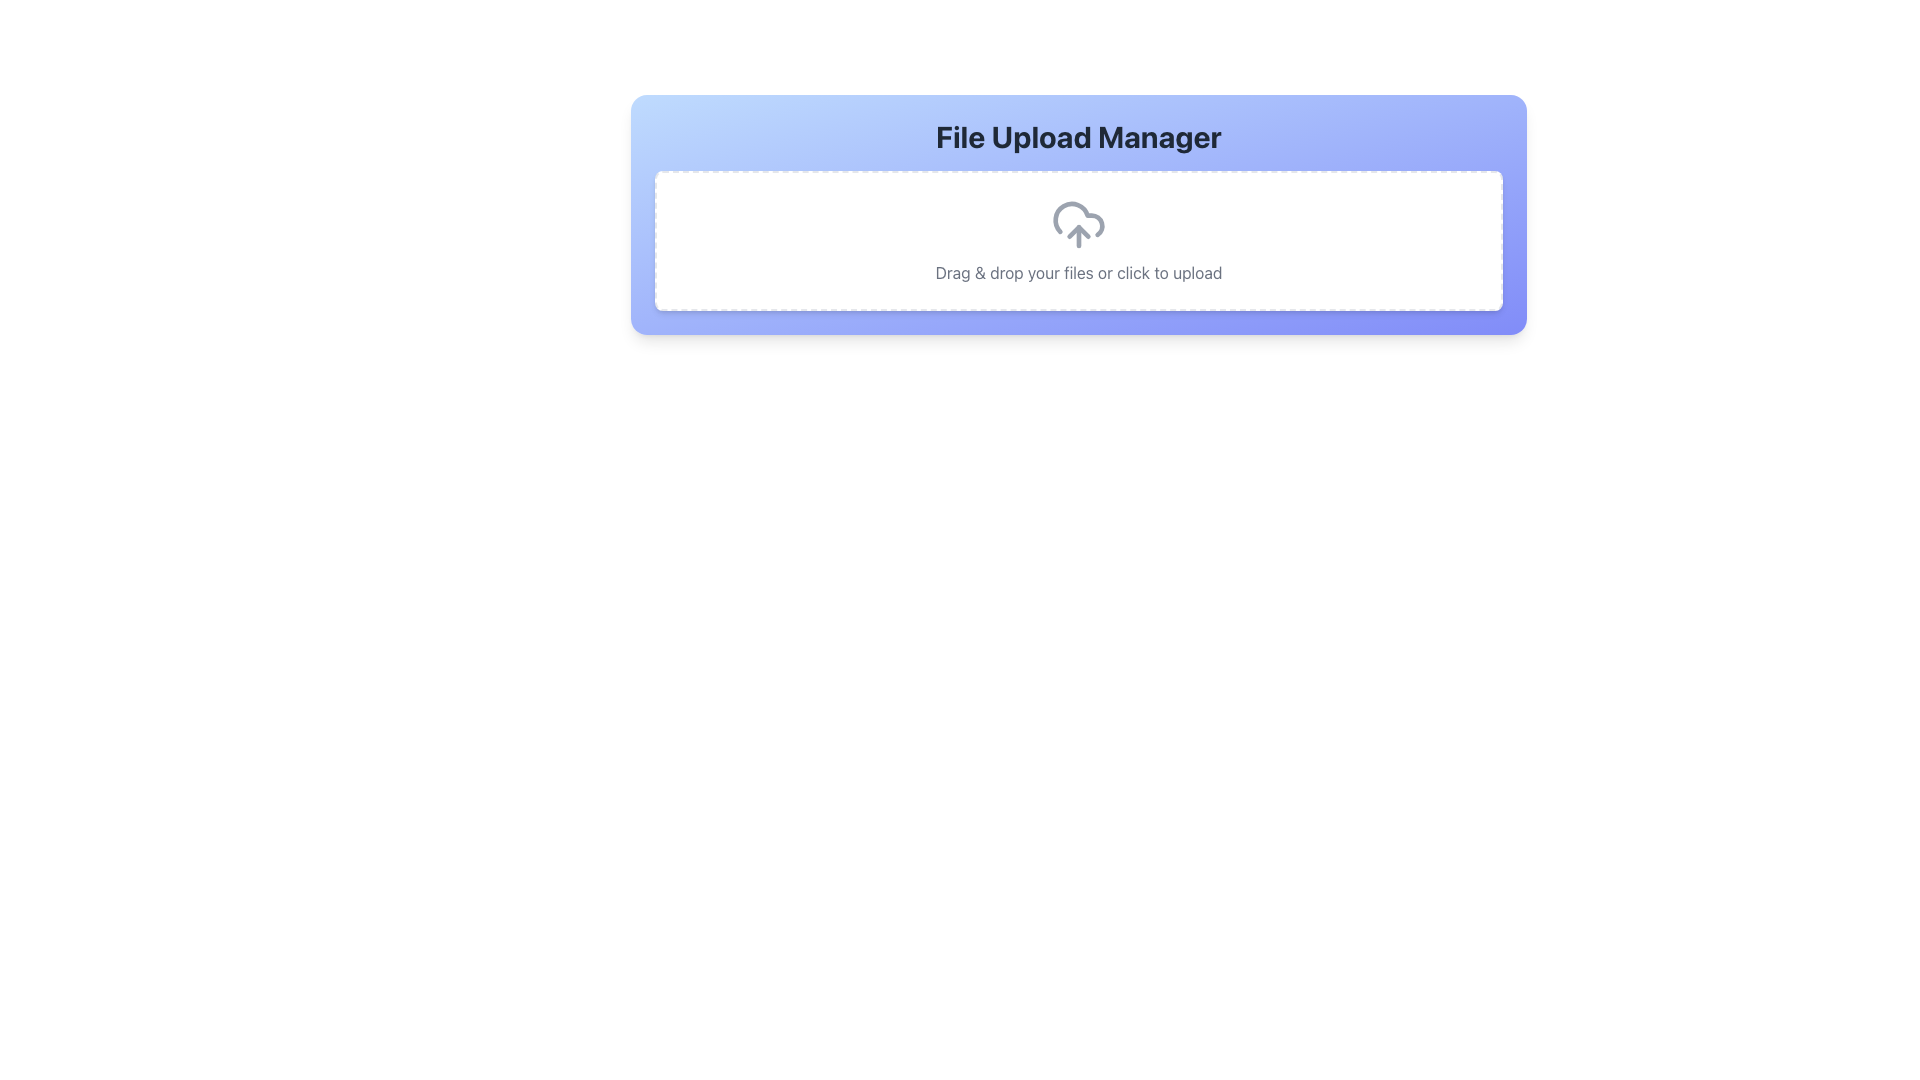  What do you see at coordinates (1078, 224) in the screenshot?
I see `the upload icon, which is a gray cloud with an upward arrow inside, located within a card-like section with a dashed border` at bounding box center [1078, 224].